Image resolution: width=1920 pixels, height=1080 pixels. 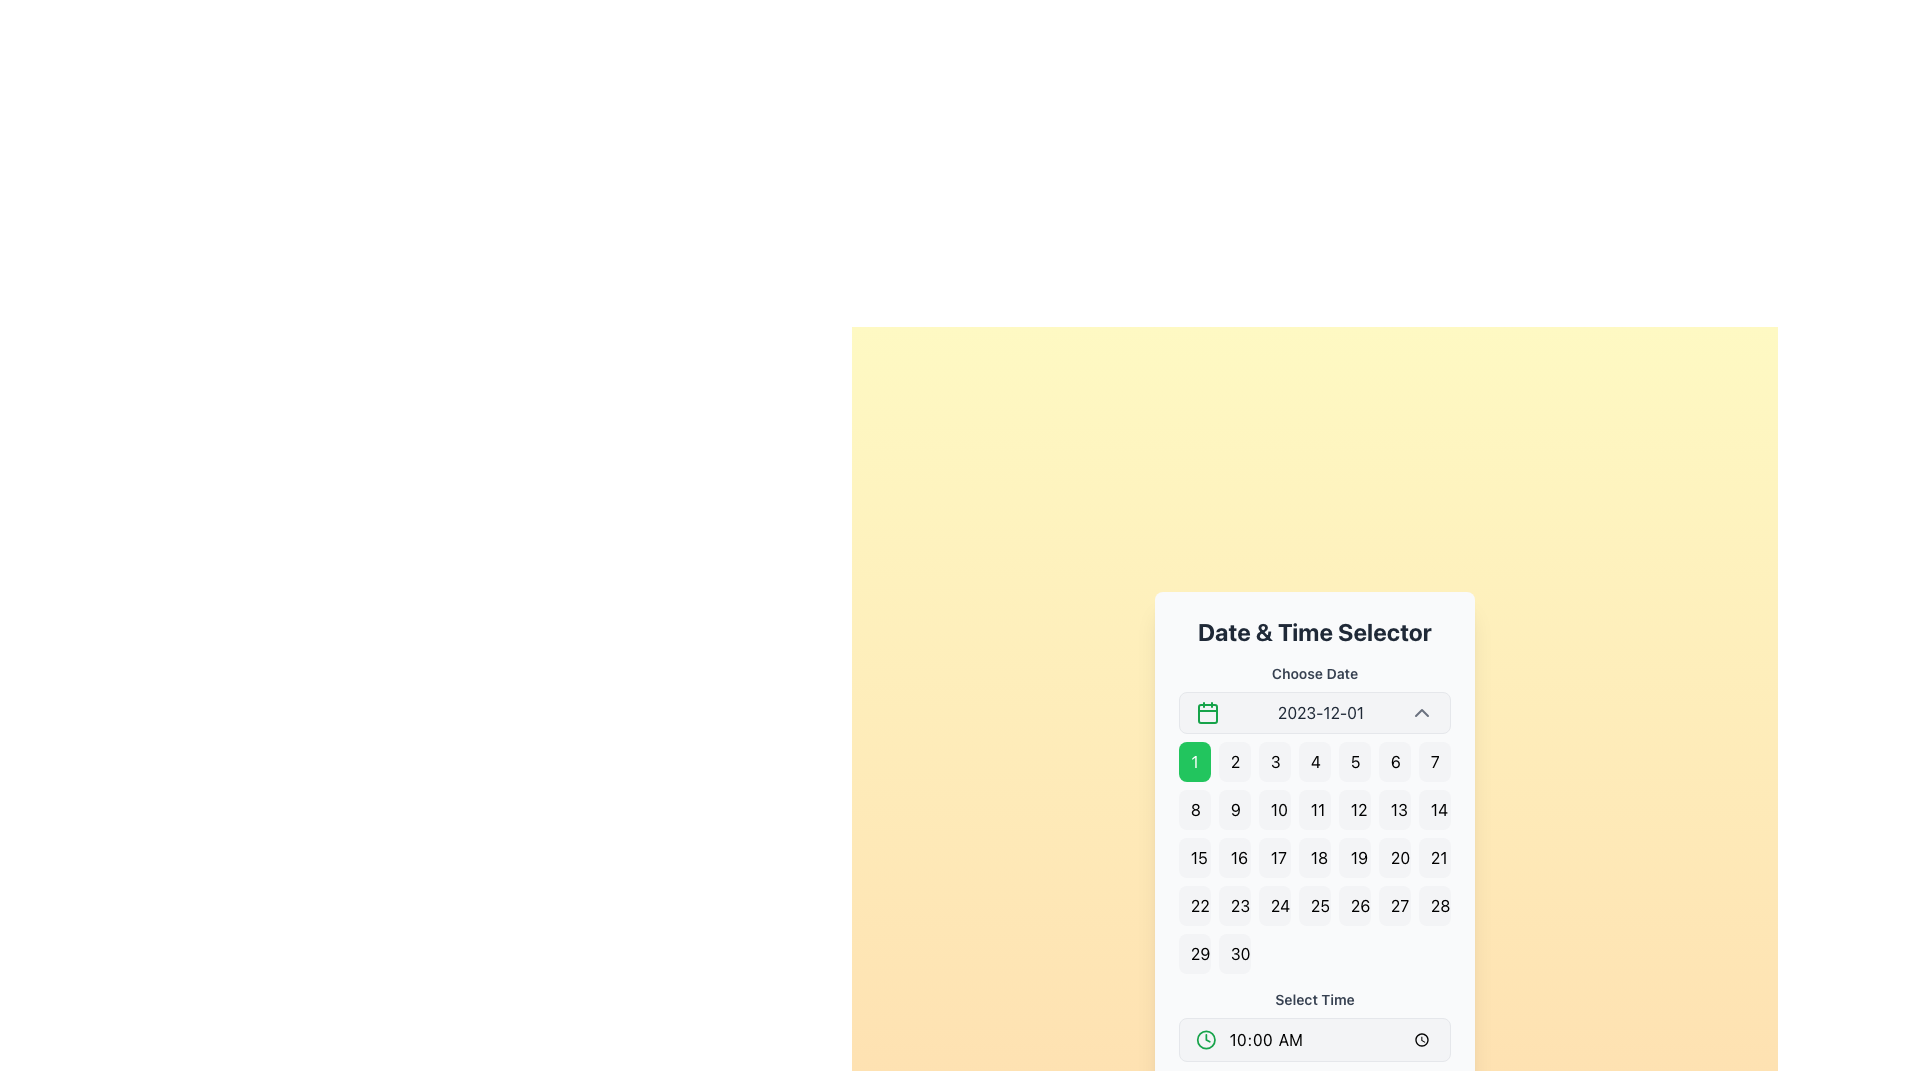 I want to click on the rounded rectangular button displaying the number '14' in the date picker grid, so click(x=1434, y=810).